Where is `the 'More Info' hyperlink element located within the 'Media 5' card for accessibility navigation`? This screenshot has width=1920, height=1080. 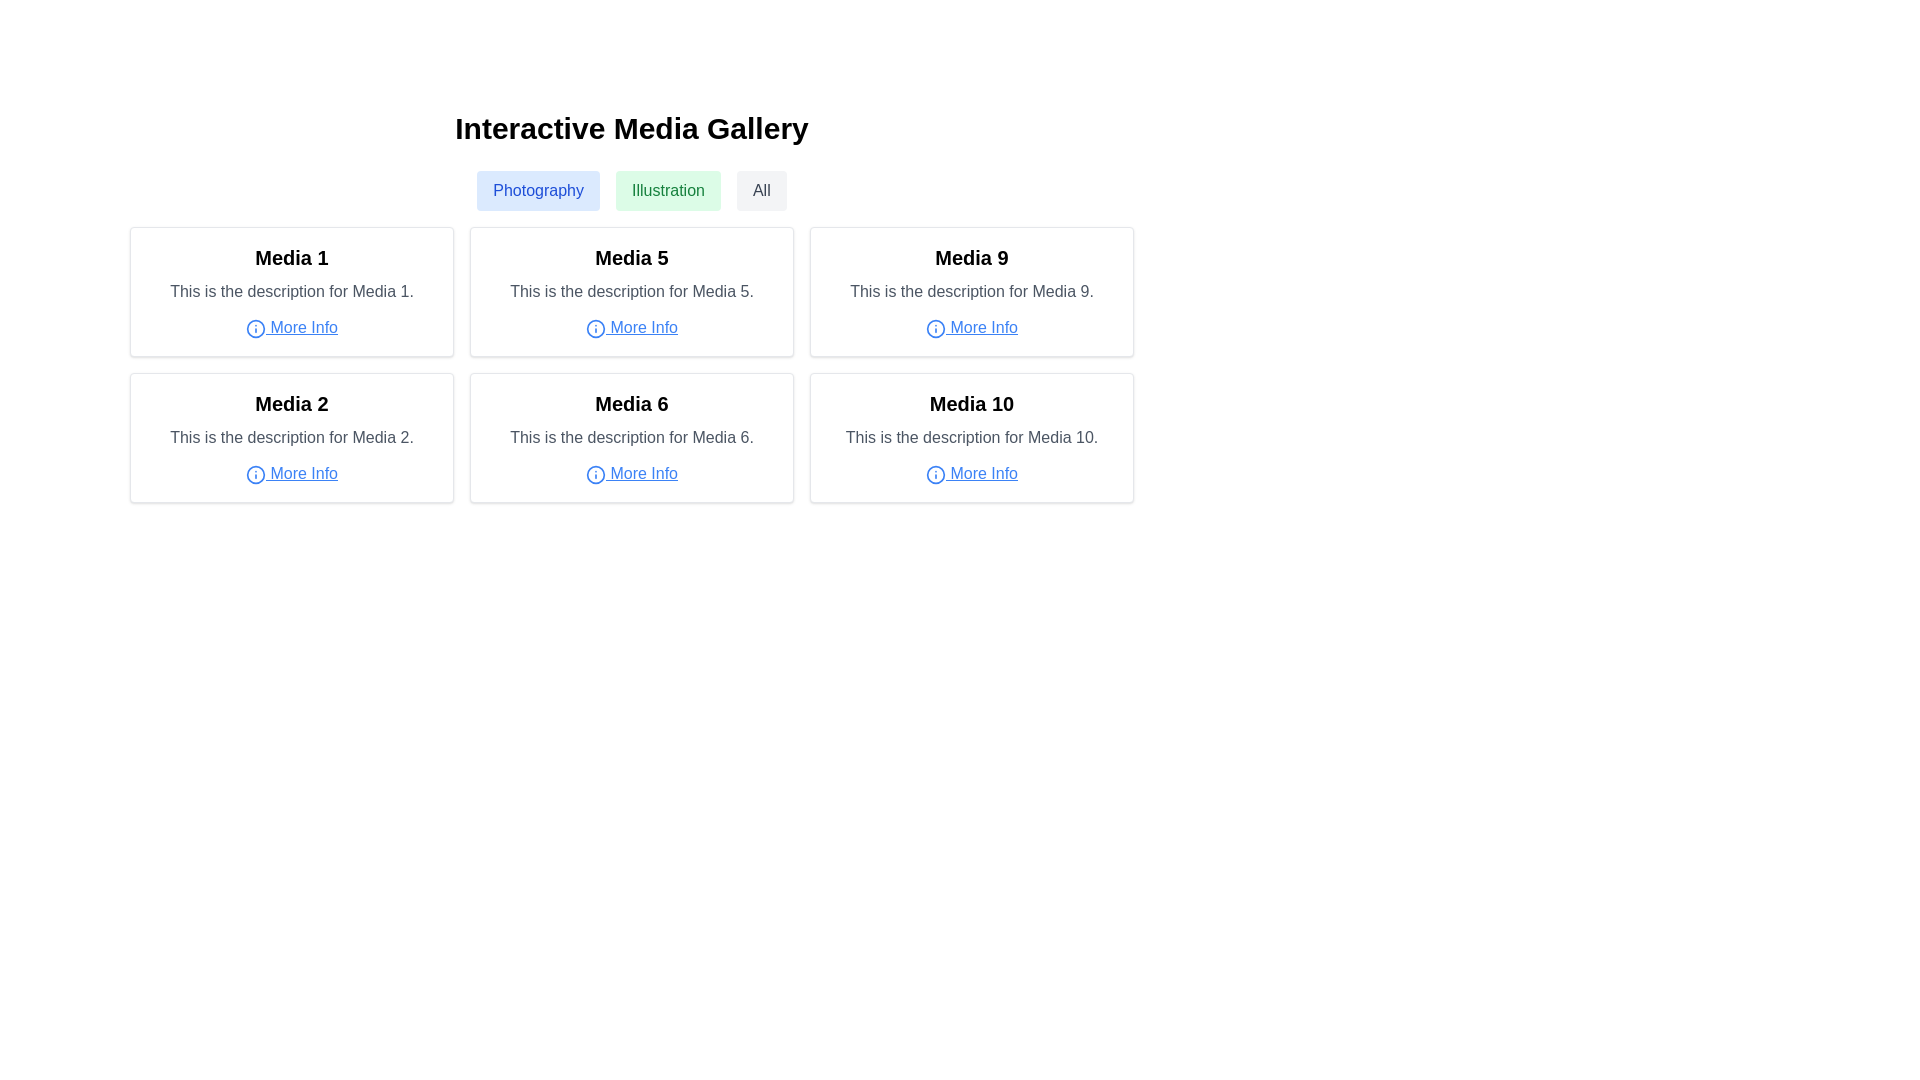
the 'More Info' hyperlink element located within the 'Media 5' card for accessibility navigation is located at coordinates (631, 326).